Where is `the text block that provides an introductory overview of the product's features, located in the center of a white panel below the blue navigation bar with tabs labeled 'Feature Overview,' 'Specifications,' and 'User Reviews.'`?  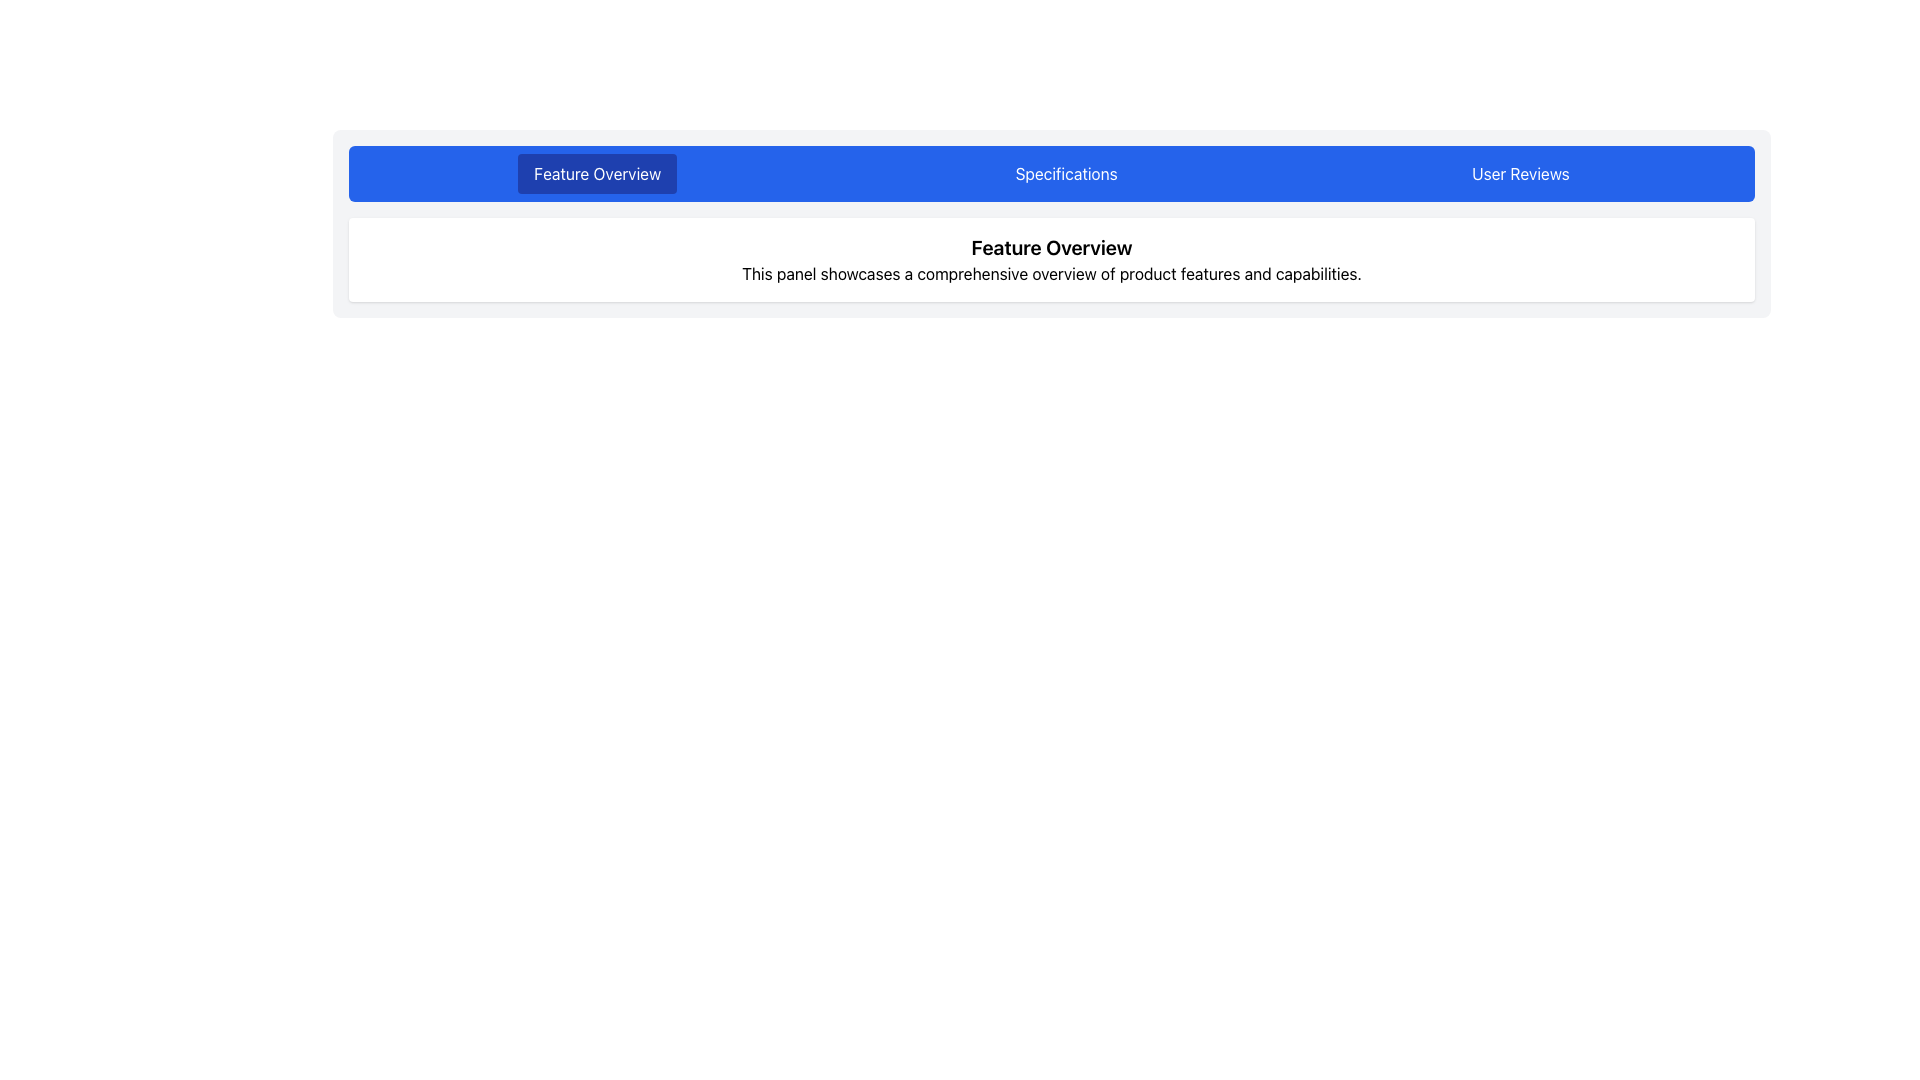
the text block that provides an introductory overview of the product's features, located in the center of a white panel below the blue navigation bar with tabs labeled 'Feature Overview,' 'Specifications,' and 'User Reviews.' is located at coordinates (1050, 258).